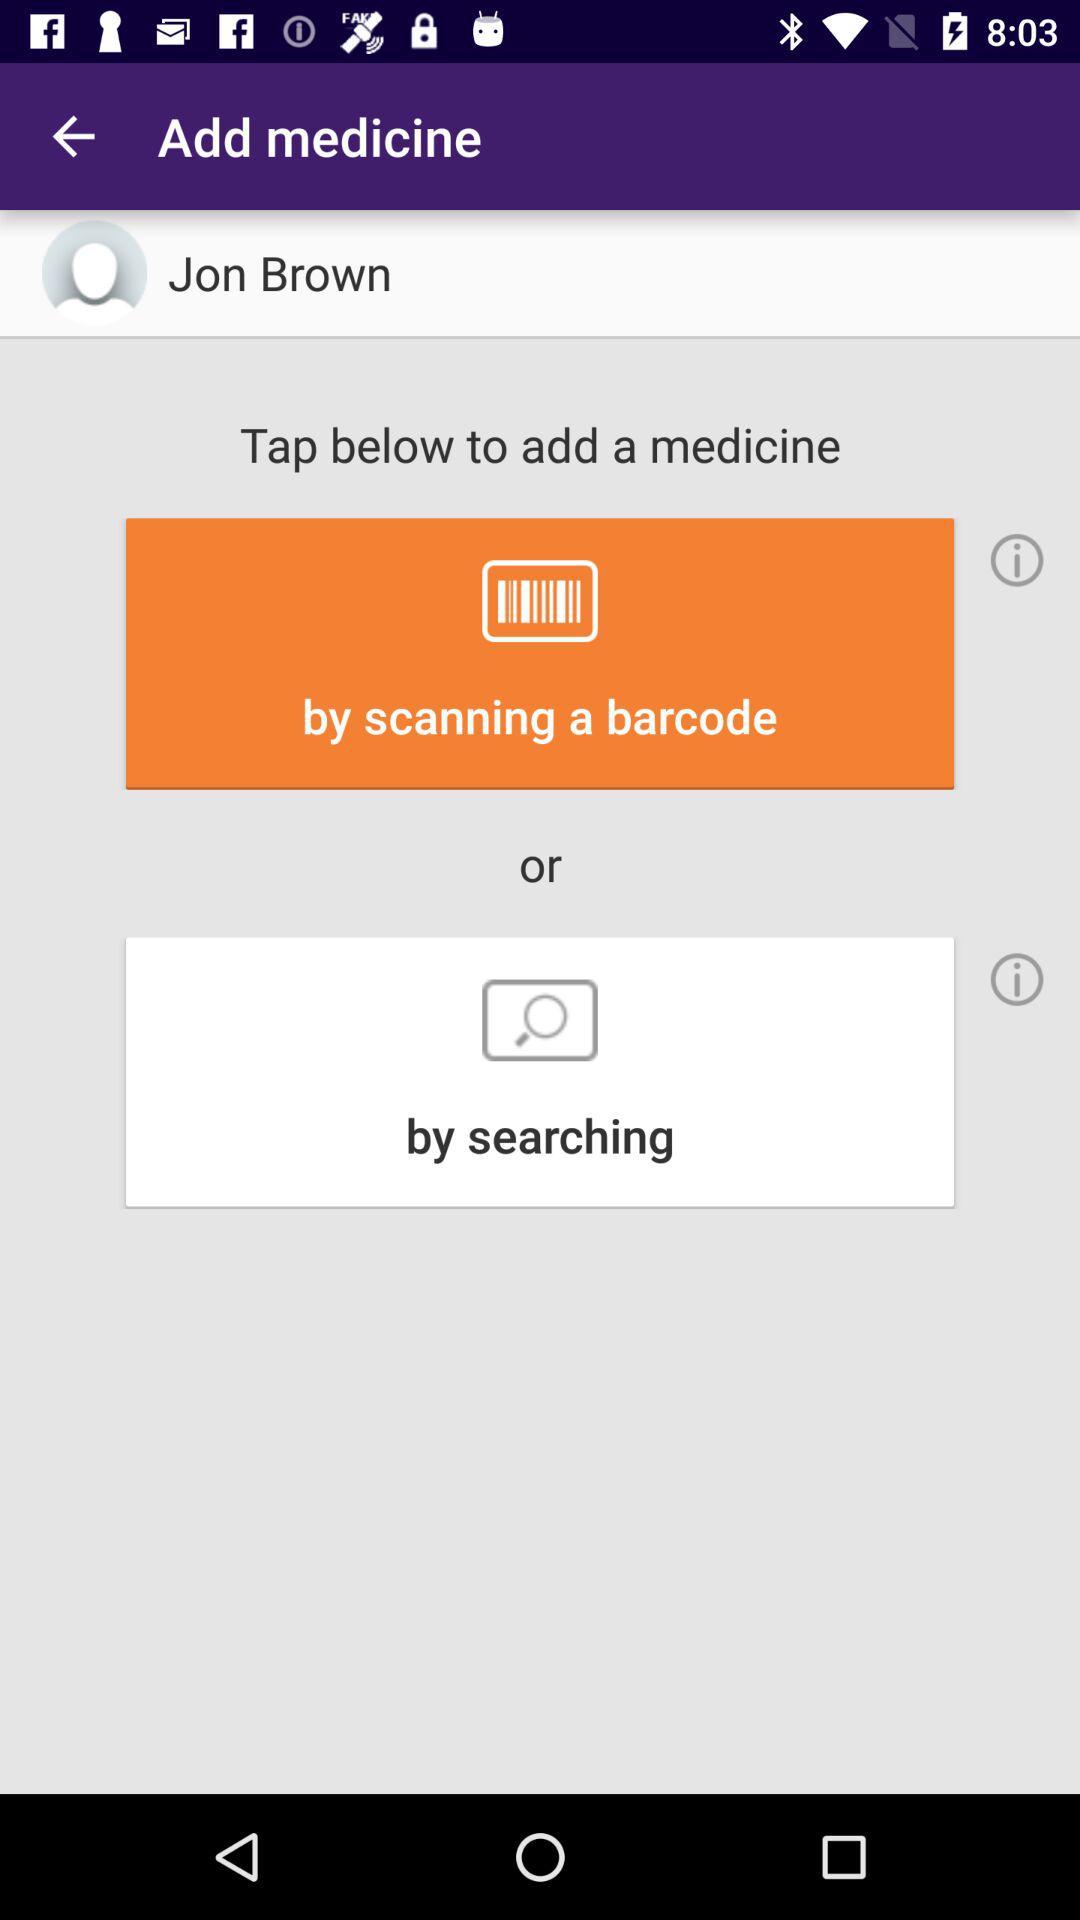 This screenshot has width=1080, height=1920. Describe the element at coordinates (1017, 560) in the screenshot. I see `the info icon` at that location.